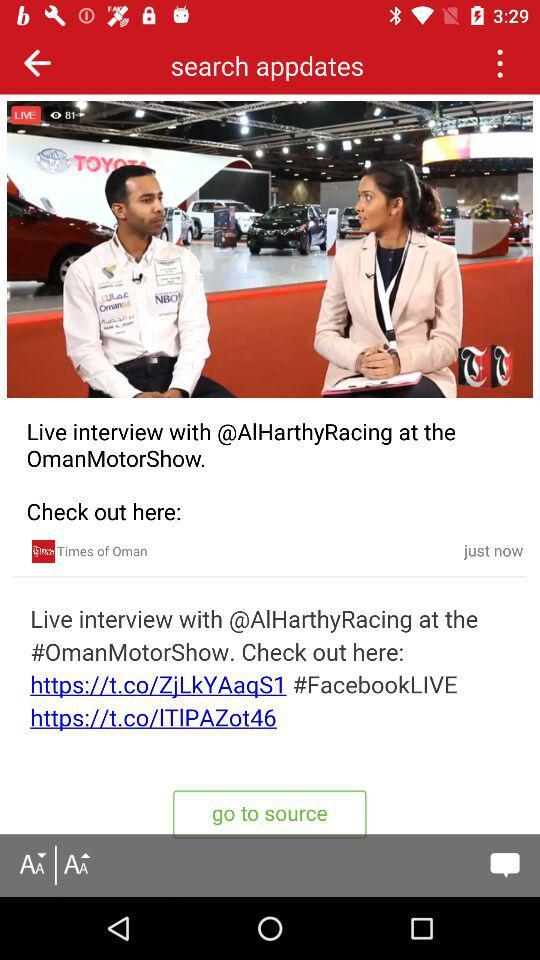  What do you see at coordinates (504, 864) in the screenshot?
I see `the chat icon` at bounding box center [504, 864].